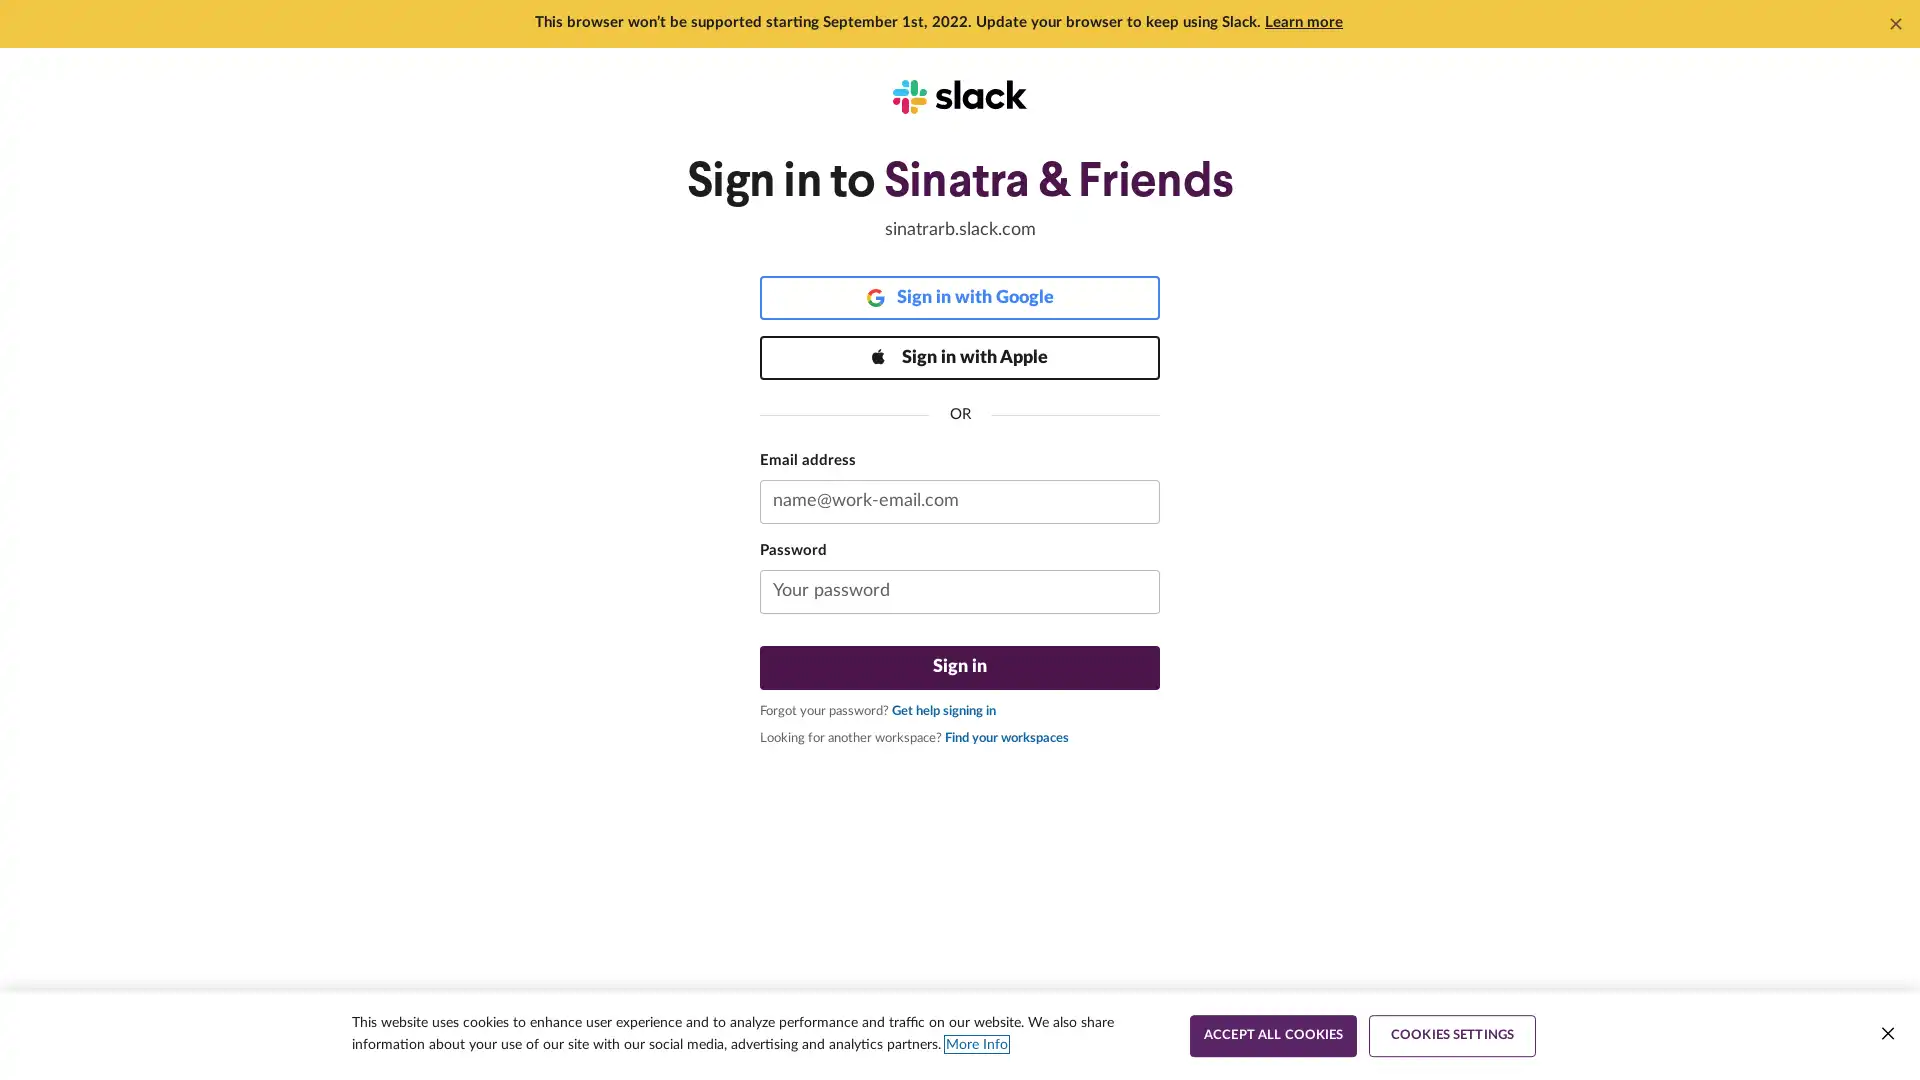  What do you see at coordinates (960, 297) in the screenshot?
I see `Sign in with Google` at bounding box center [960, 297].